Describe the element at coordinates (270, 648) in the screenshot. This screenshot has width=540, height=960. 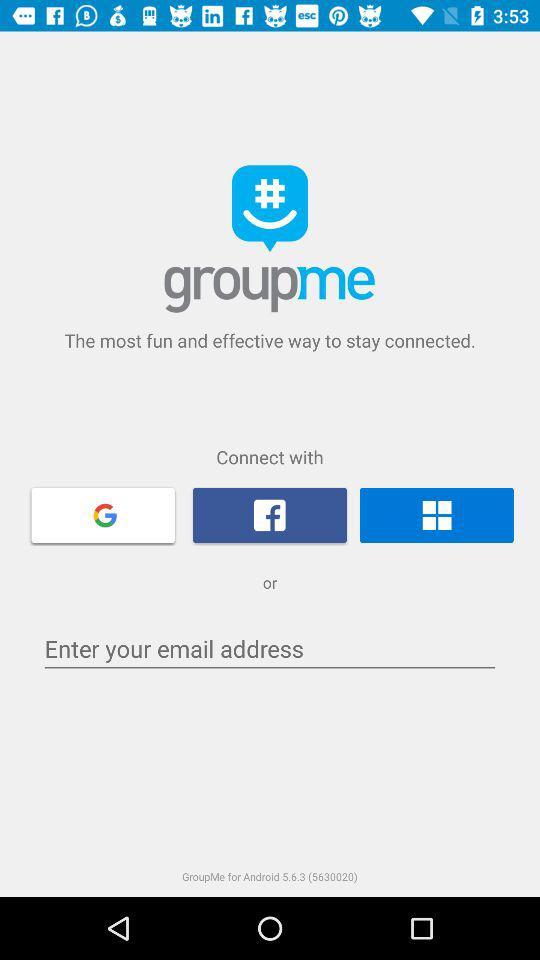
I see `the item above the groupme for android icon` at that location.